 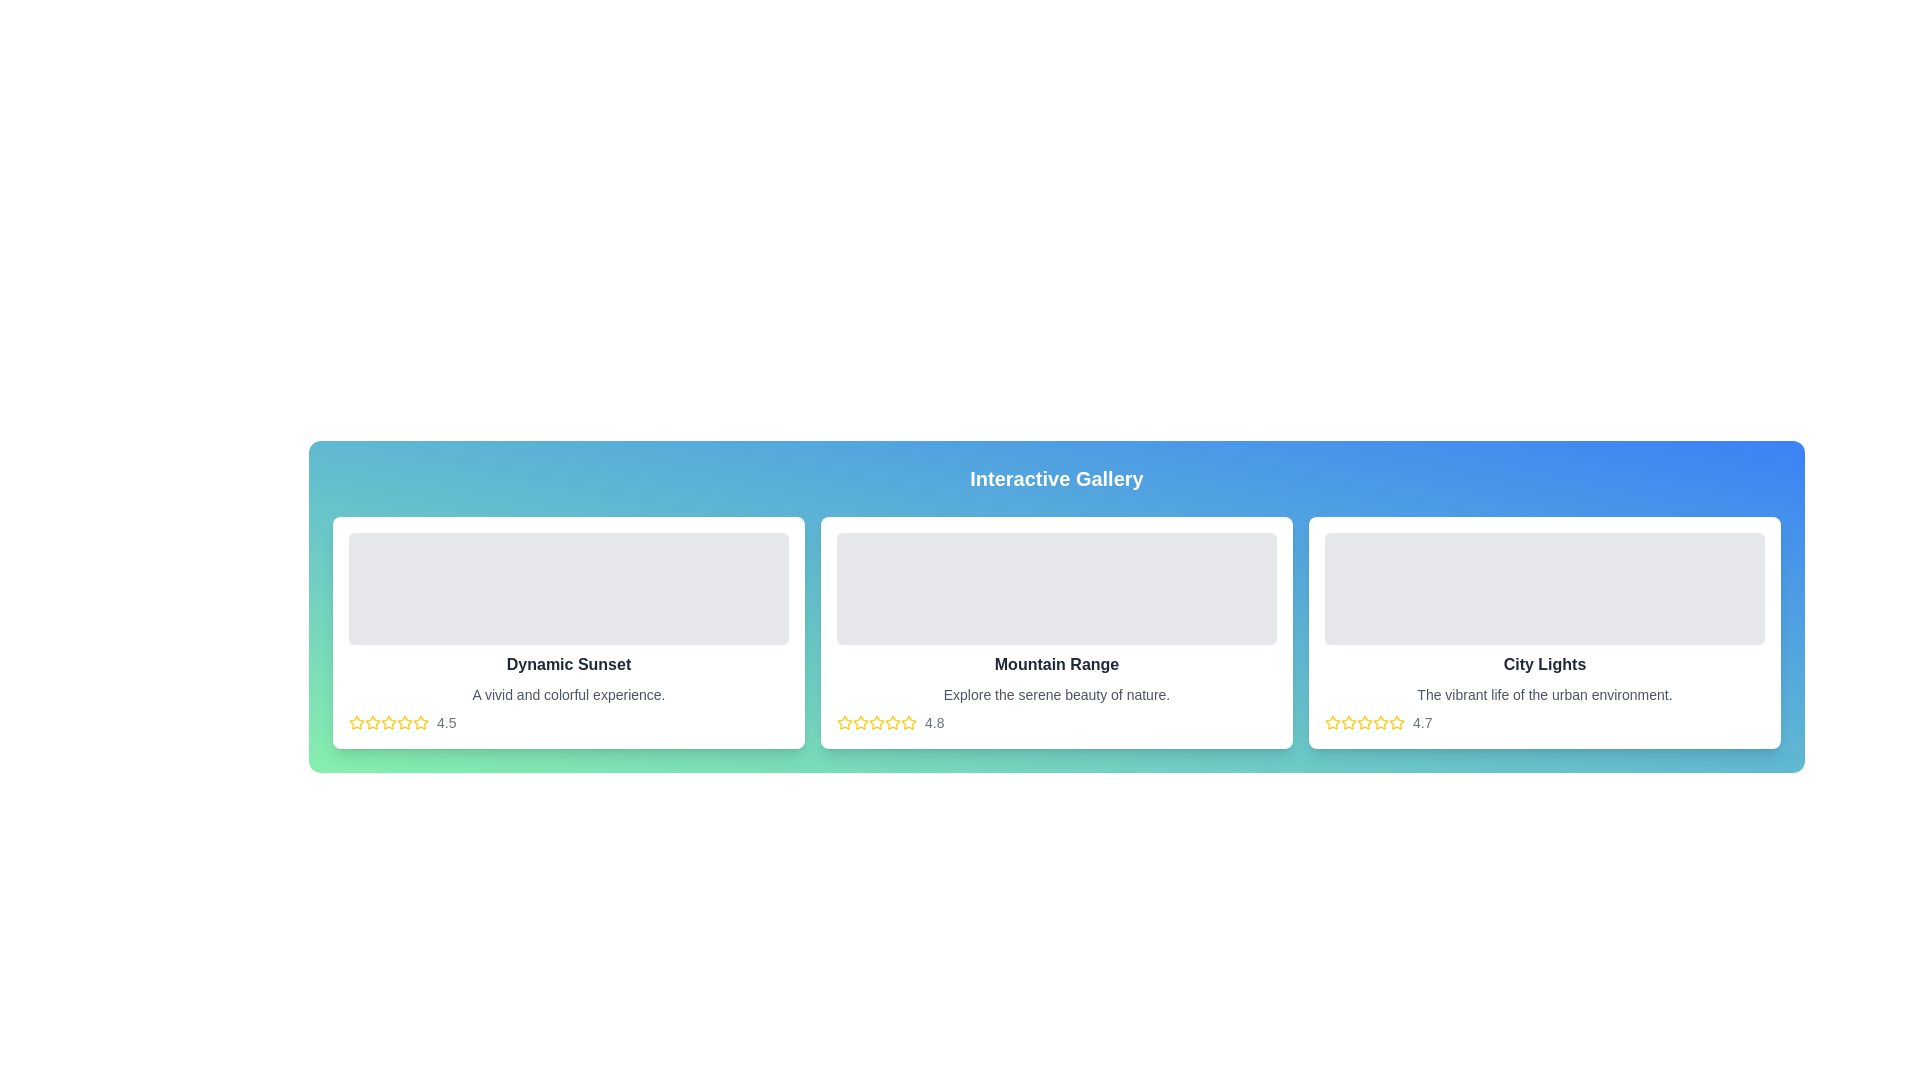 What do you see at coordinates (891, 722) in the screenshot?
I see `the third star icon in the rating system for the 'Mountain Range' section` at bounding box center [891, 722].